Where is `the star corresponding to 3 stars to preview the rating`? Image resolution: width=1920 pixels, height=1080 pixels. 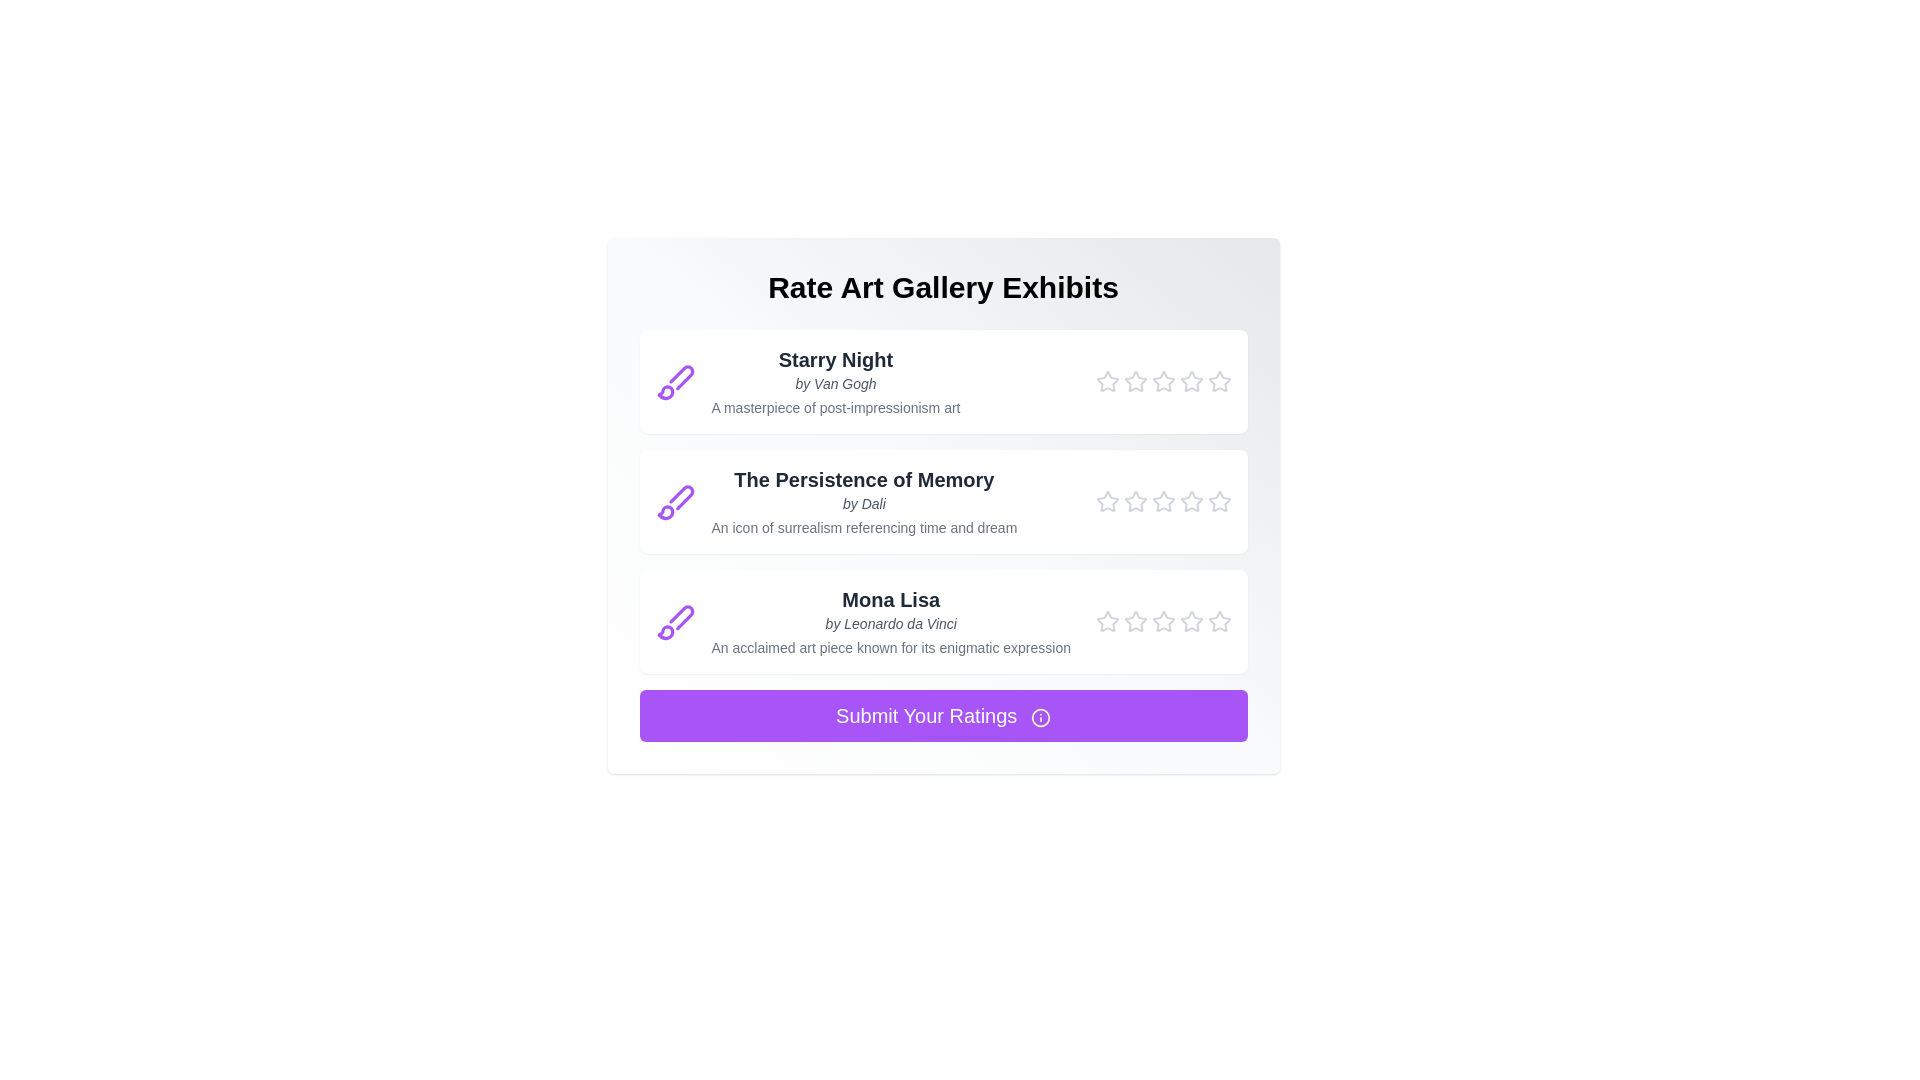
the star corresponding to 3 stars to preview the rating is located at coordinates (1163, 381).